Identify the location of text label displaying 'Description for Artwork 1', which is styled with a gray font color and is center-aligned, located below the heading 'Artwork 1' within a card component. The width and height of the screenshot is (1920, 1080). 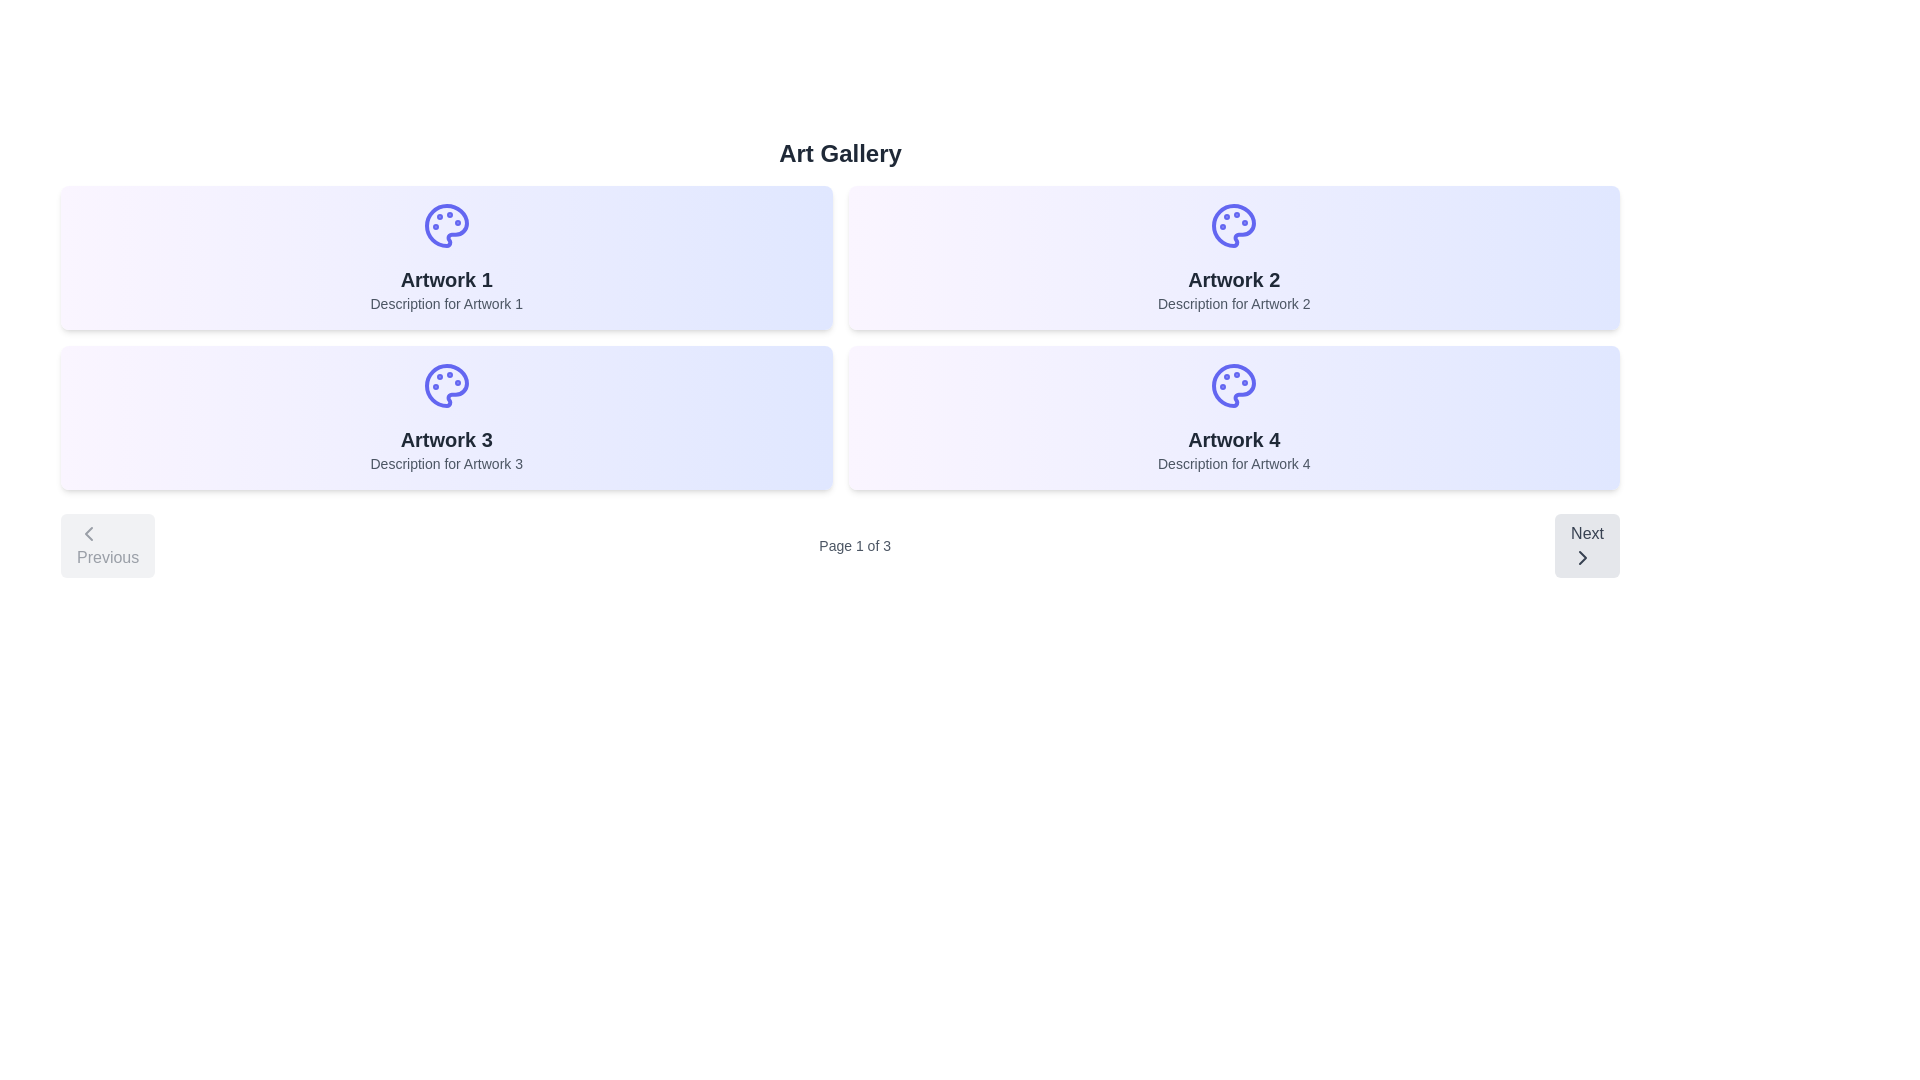
(445, 304).